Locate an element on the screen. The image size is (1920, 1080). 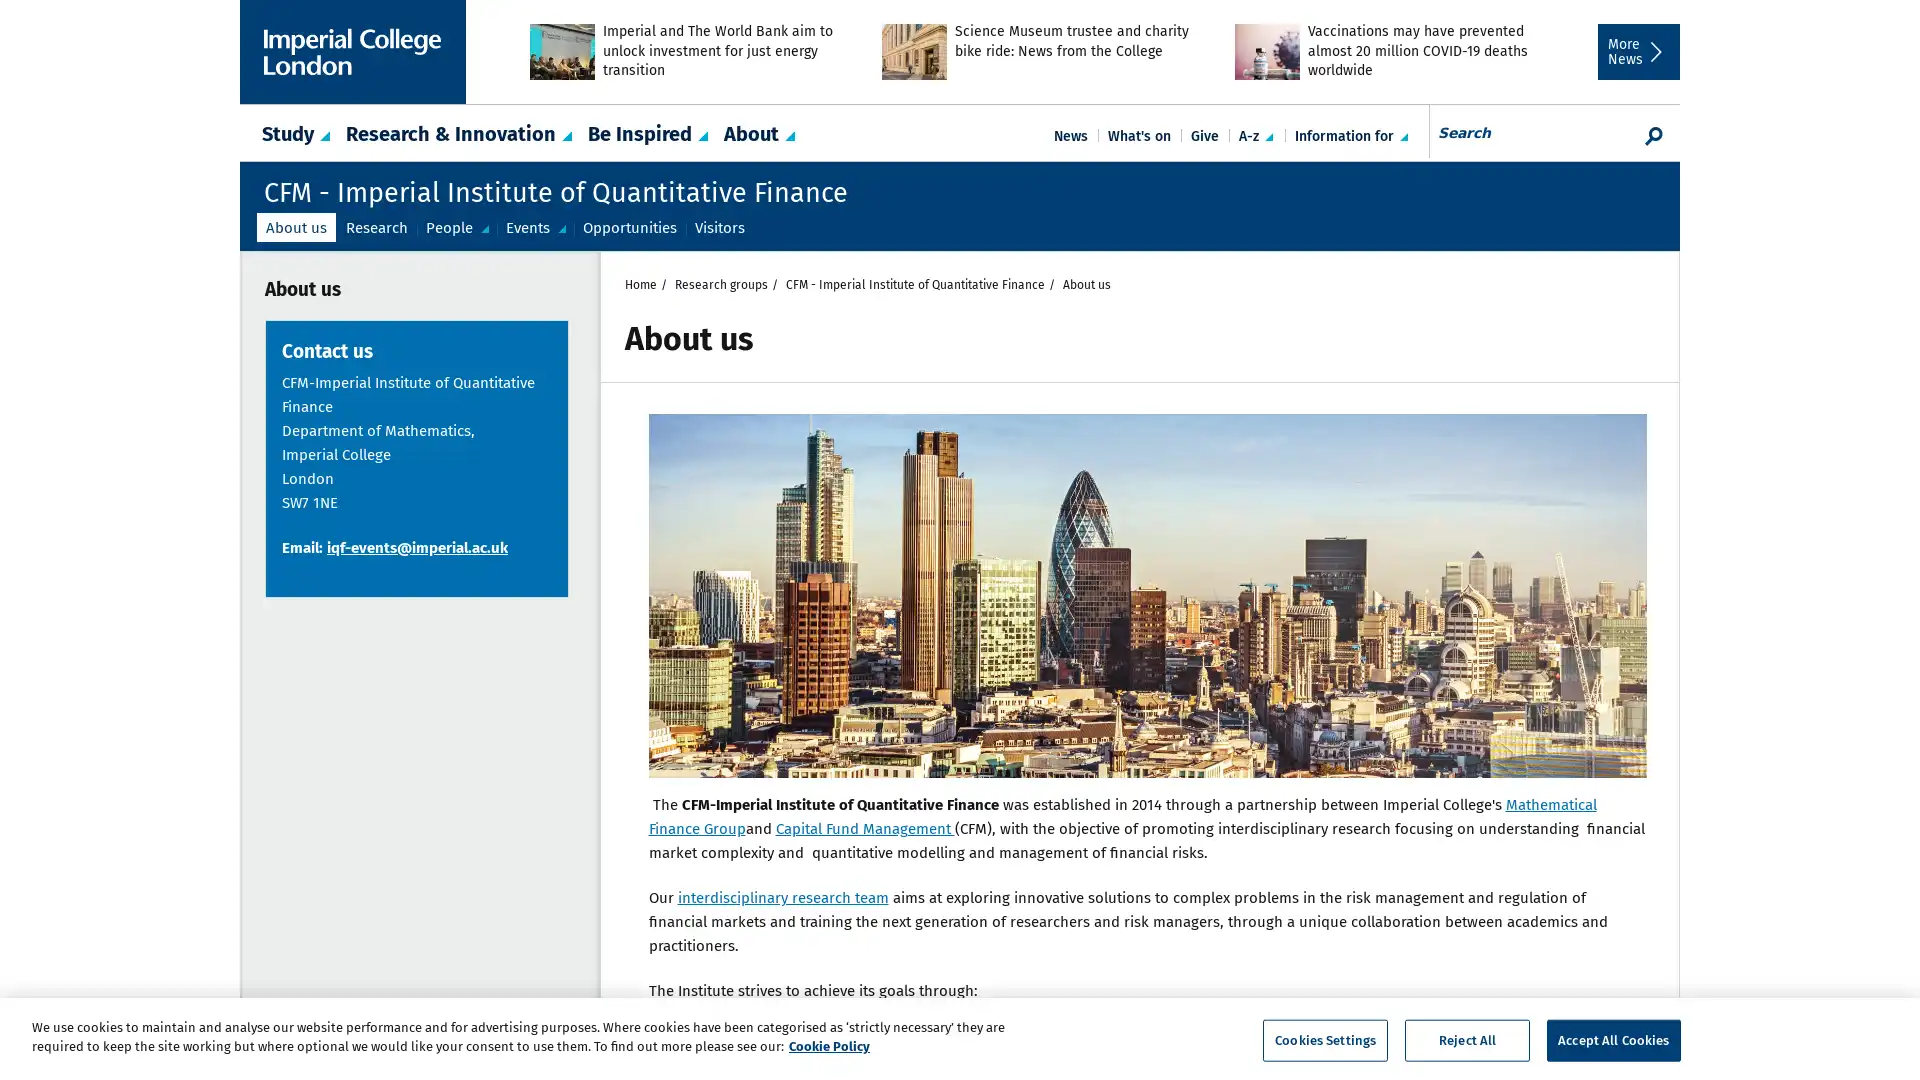
b Search is located at coordinates (1655, 135).